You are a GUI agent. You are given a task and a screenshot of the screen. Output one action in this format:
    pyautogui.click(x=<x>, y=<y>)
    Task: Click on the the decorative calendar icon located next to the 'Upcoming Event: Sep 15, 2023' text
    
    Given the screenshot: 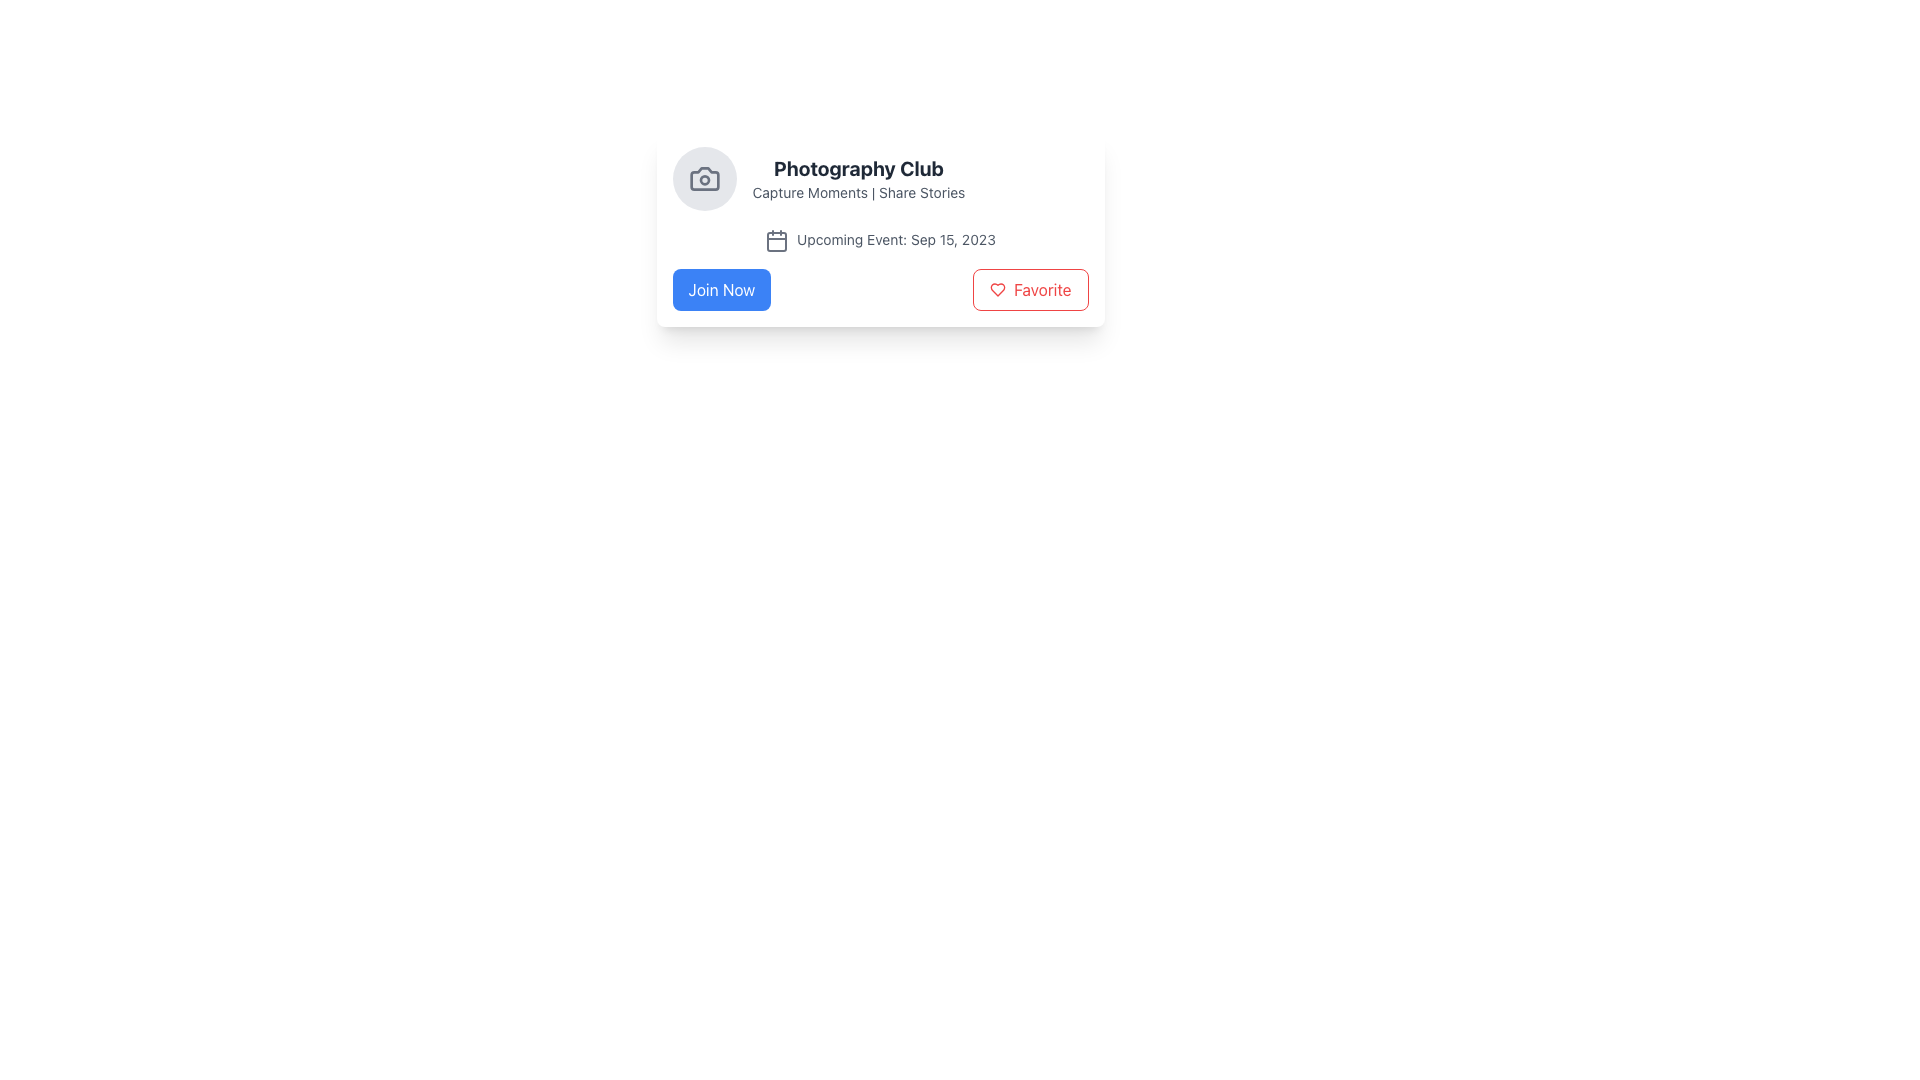 What is the action you would take?
    pyautogui.click(x=776, y=240)
    